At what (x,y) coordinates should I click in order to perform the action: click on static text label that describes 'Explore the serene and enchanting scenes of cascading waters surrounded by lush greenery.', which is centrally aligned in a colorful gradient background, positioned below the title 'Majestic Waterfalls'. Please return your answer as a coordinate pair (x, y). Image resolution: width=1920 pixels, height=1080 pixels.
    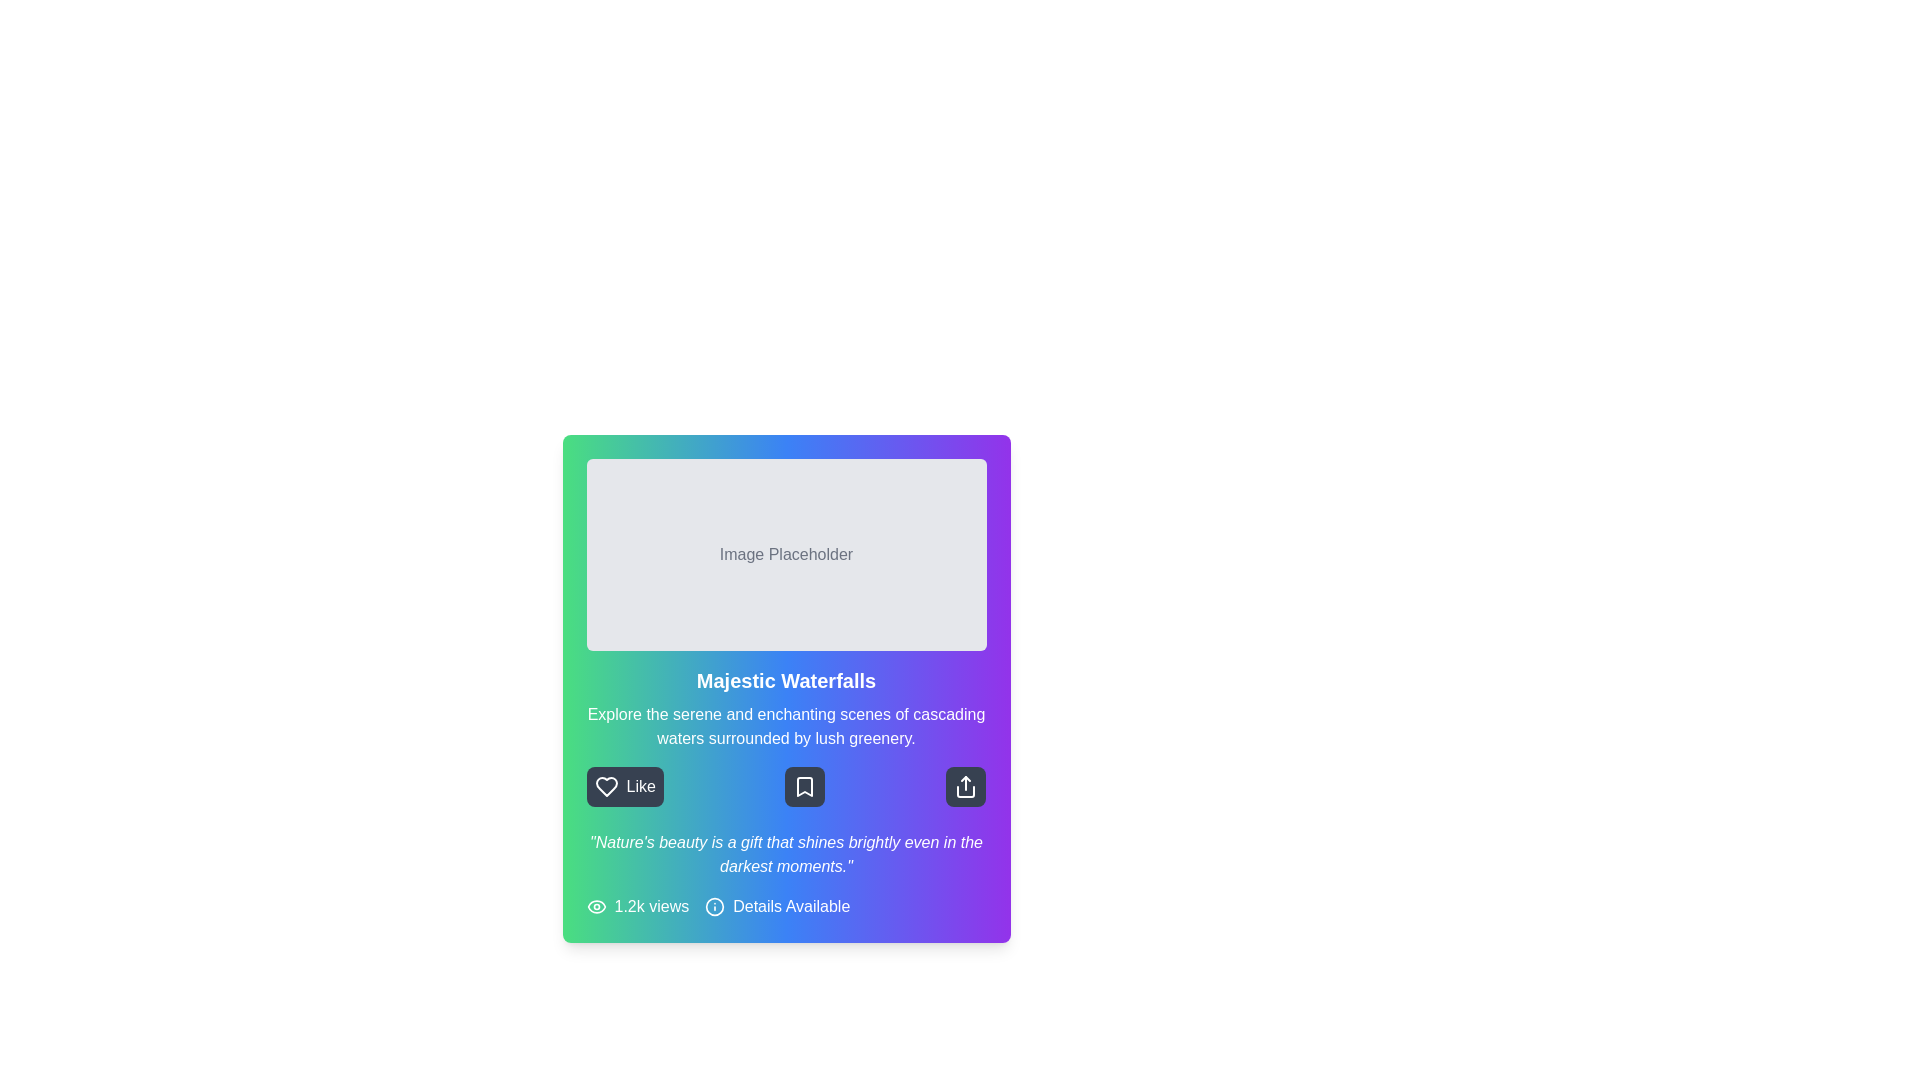
    Looking at the image, I should click on (785, 726).